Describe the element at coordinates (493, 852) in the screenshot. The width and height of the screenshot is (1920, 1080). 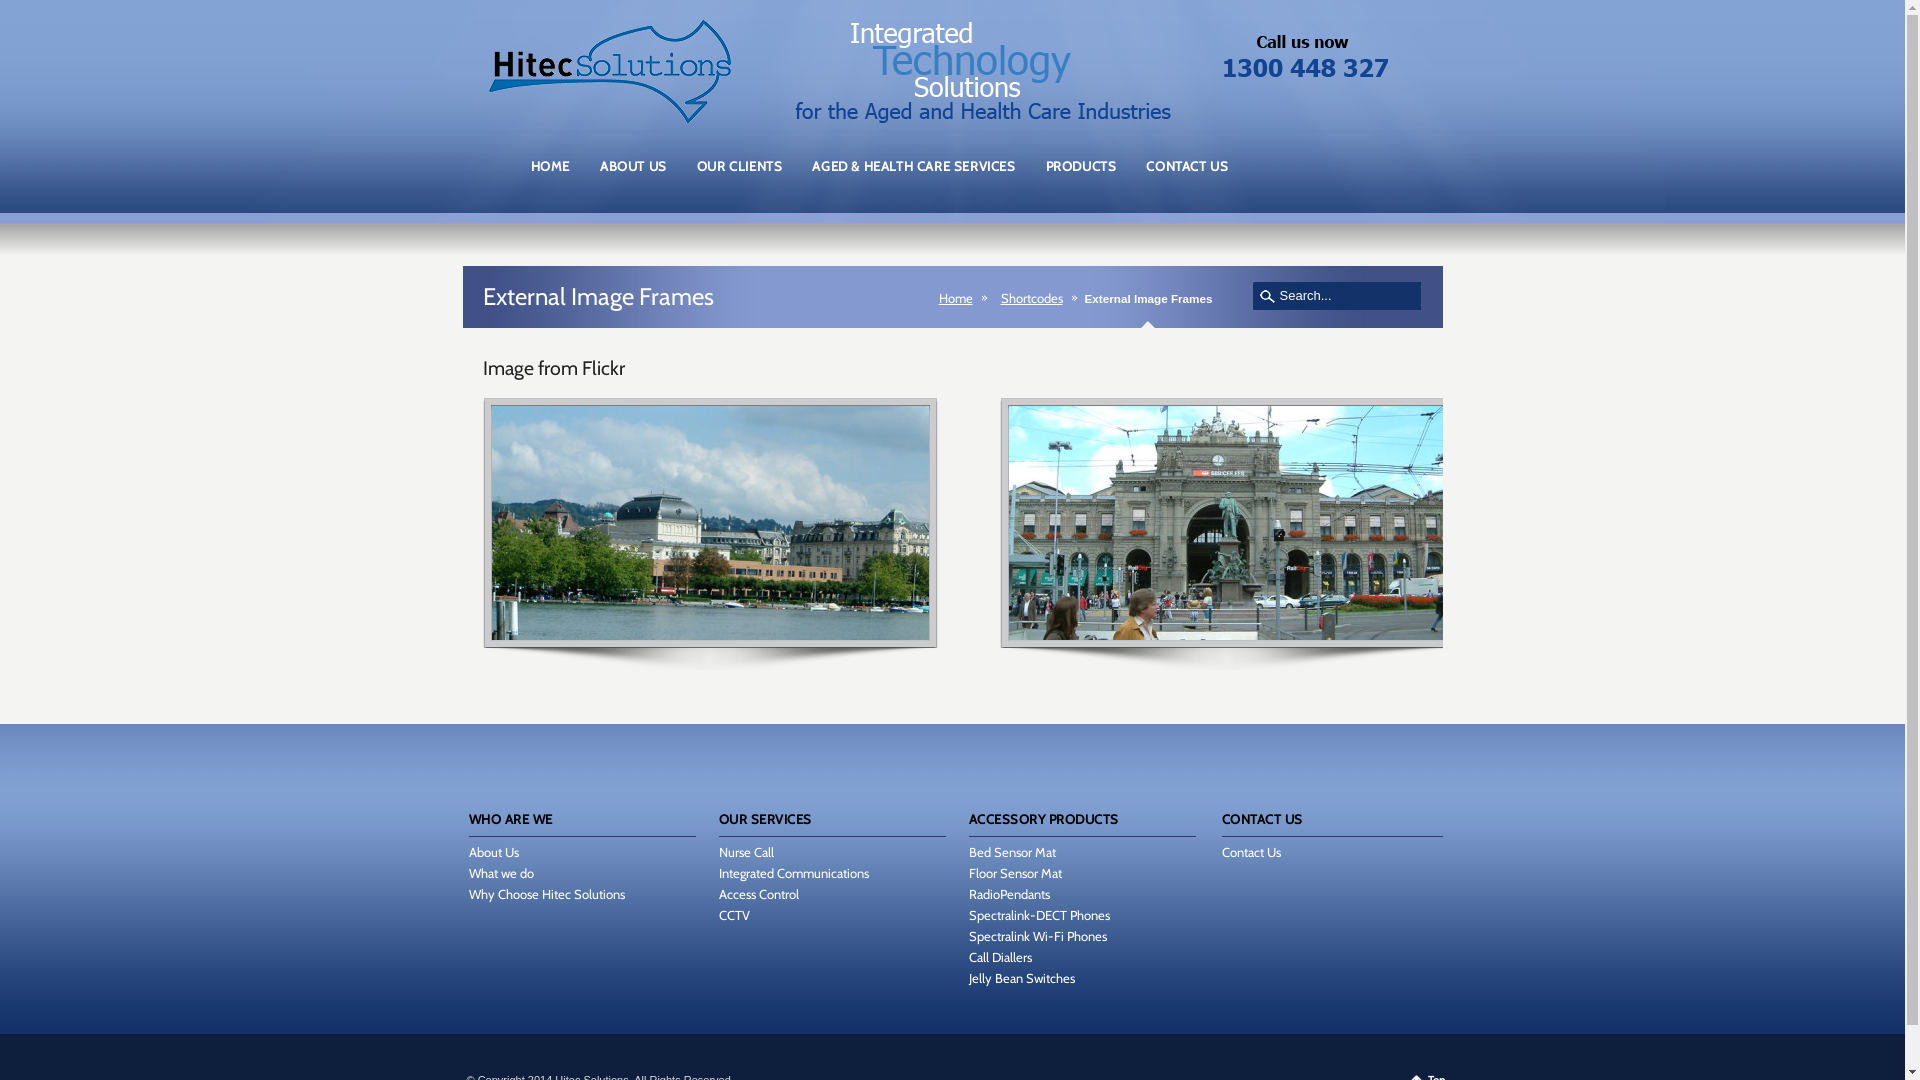
I see `'About Us'` at that location.